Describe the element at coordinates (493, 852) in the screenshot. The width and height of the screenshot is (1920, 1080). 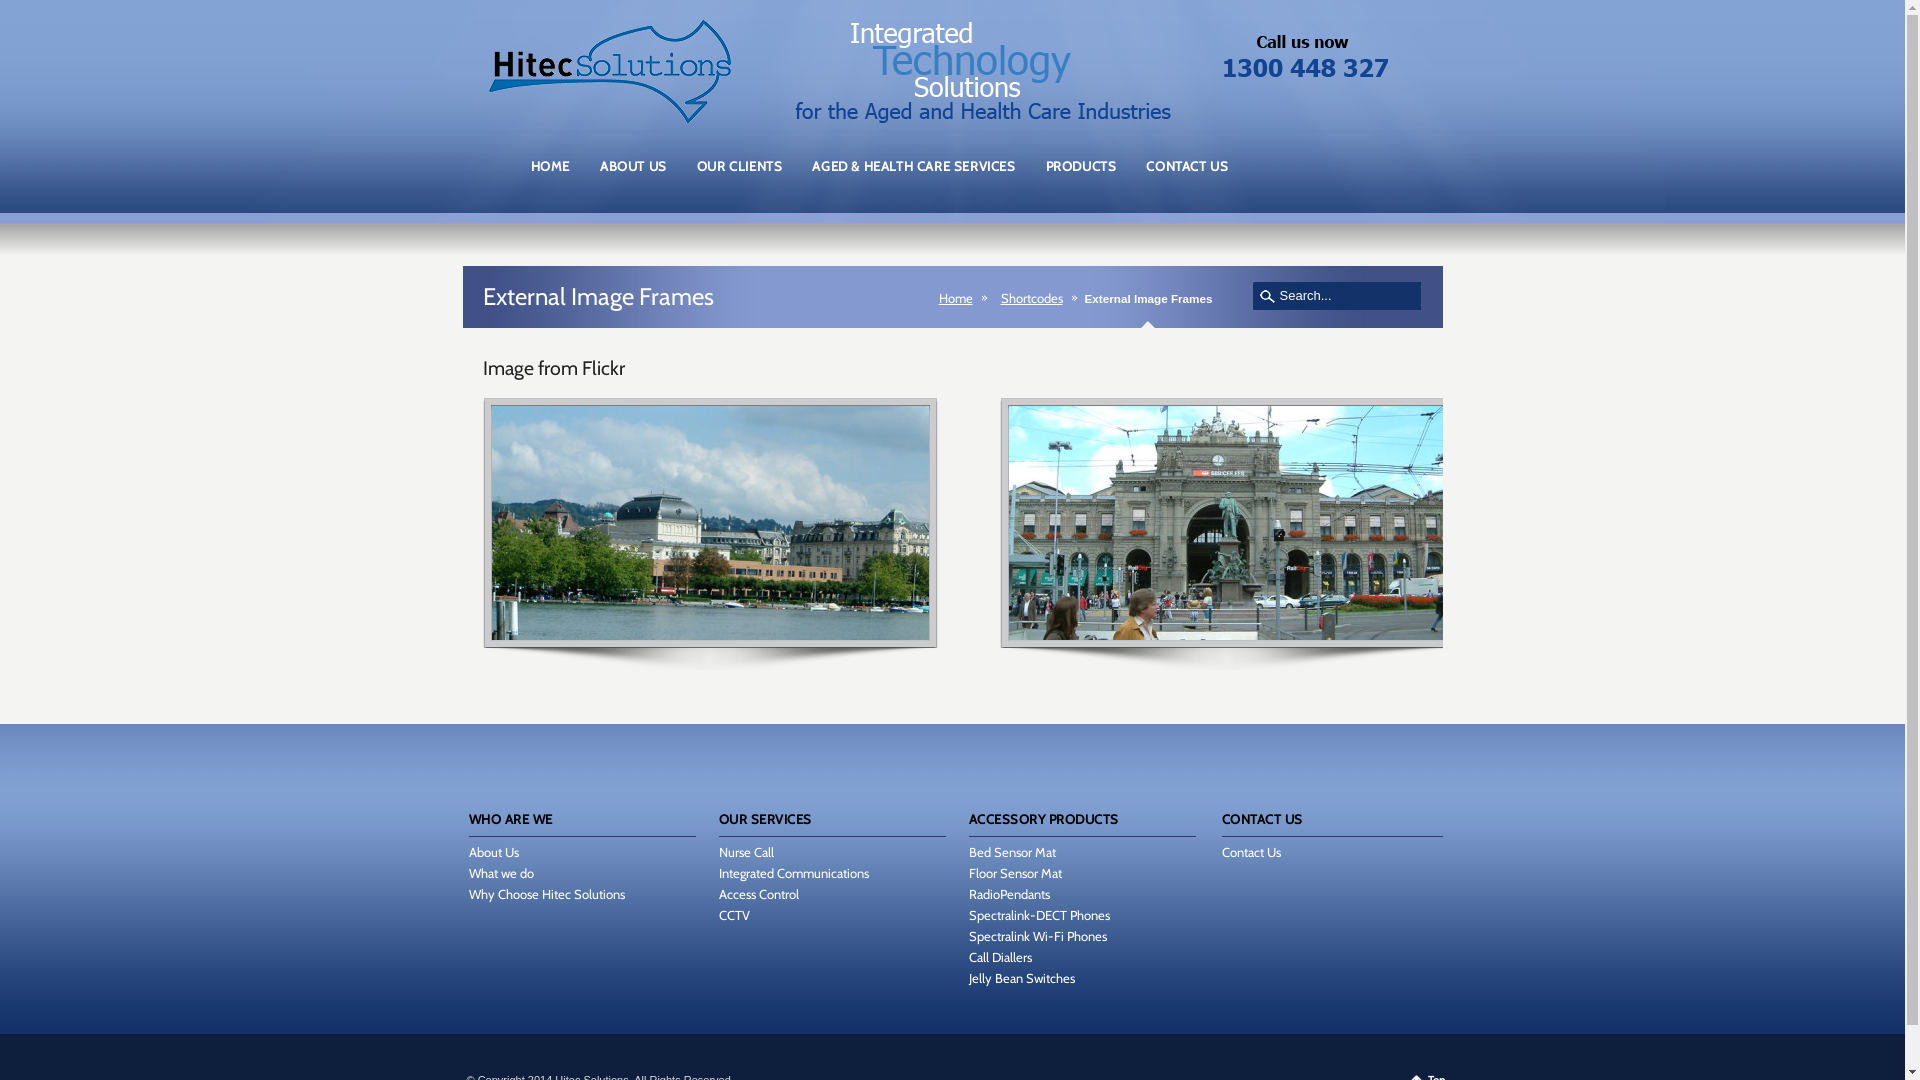
I see `'About Us'` at that location.